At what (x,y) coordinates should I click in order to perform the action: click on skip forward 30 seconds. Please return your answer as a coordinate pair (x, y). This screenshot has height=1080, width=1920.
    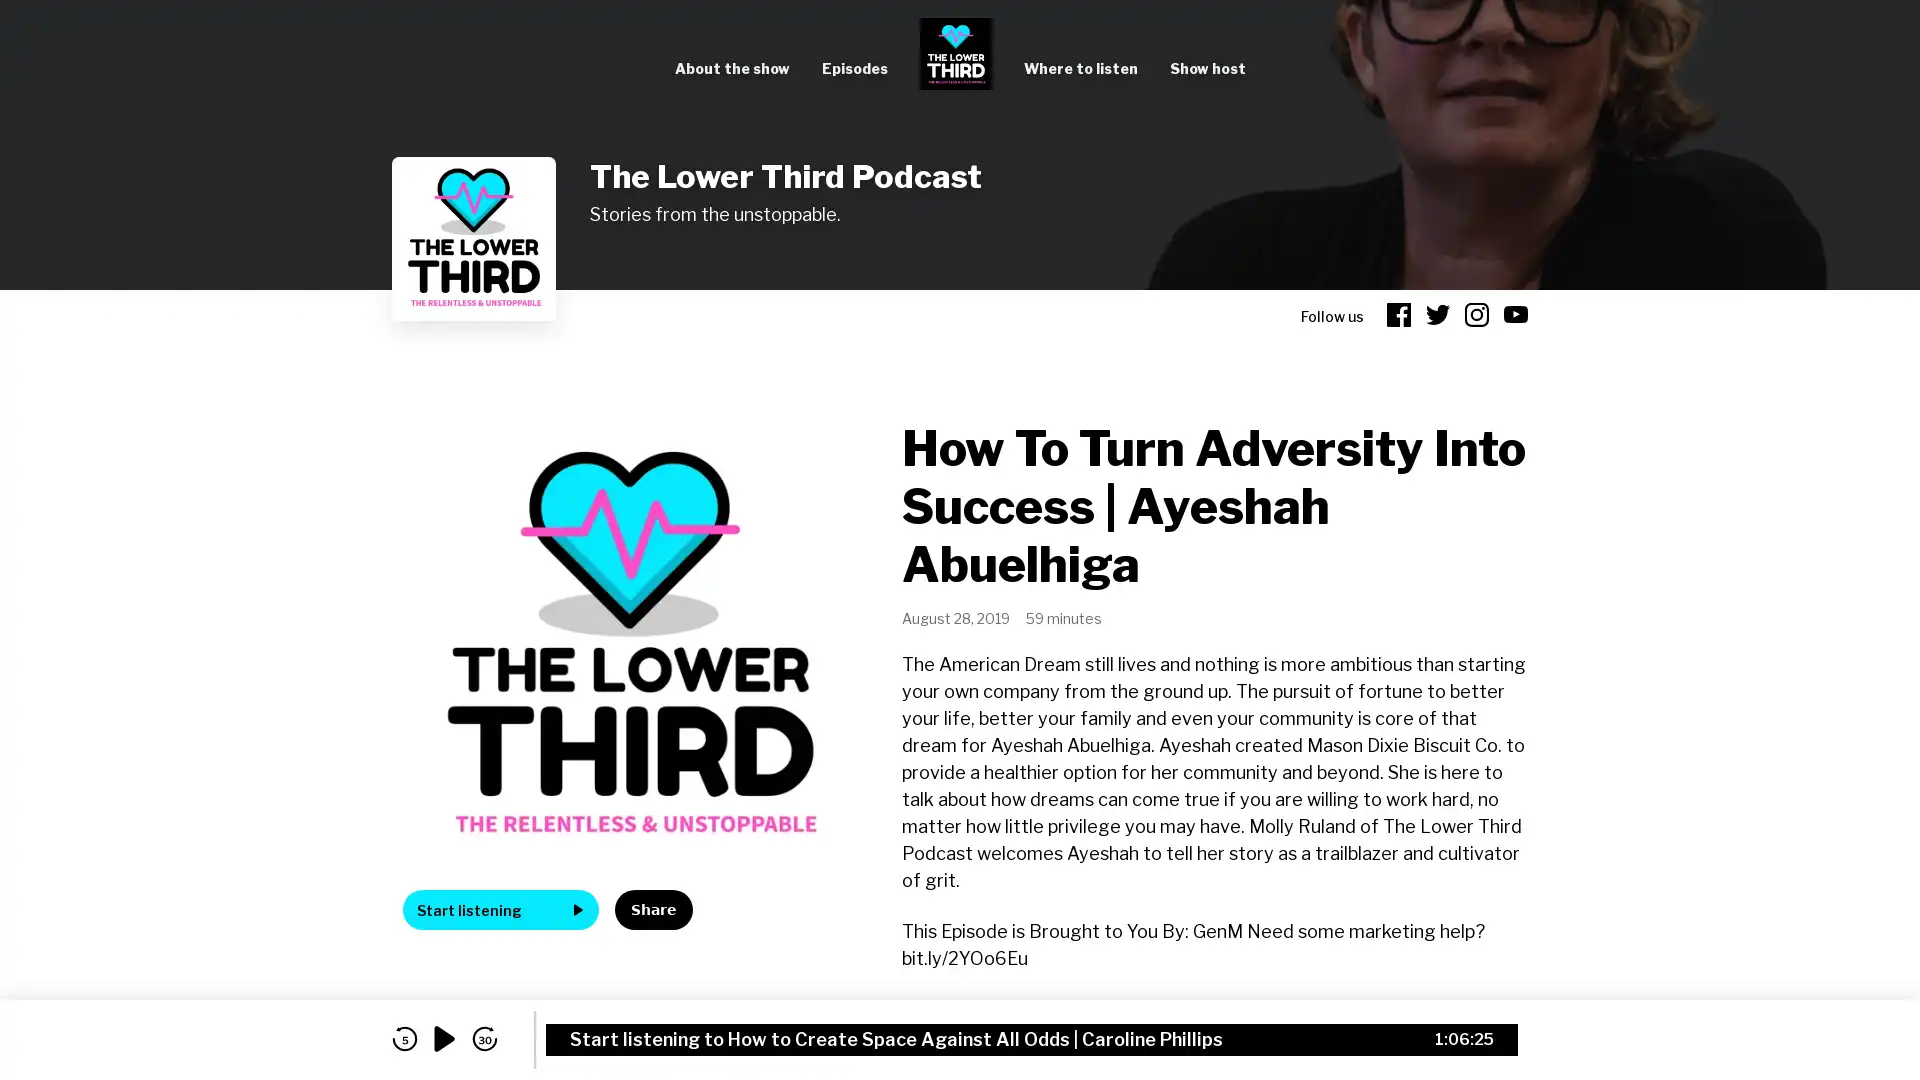
    Looking at the image, I should click on (484, 1038).